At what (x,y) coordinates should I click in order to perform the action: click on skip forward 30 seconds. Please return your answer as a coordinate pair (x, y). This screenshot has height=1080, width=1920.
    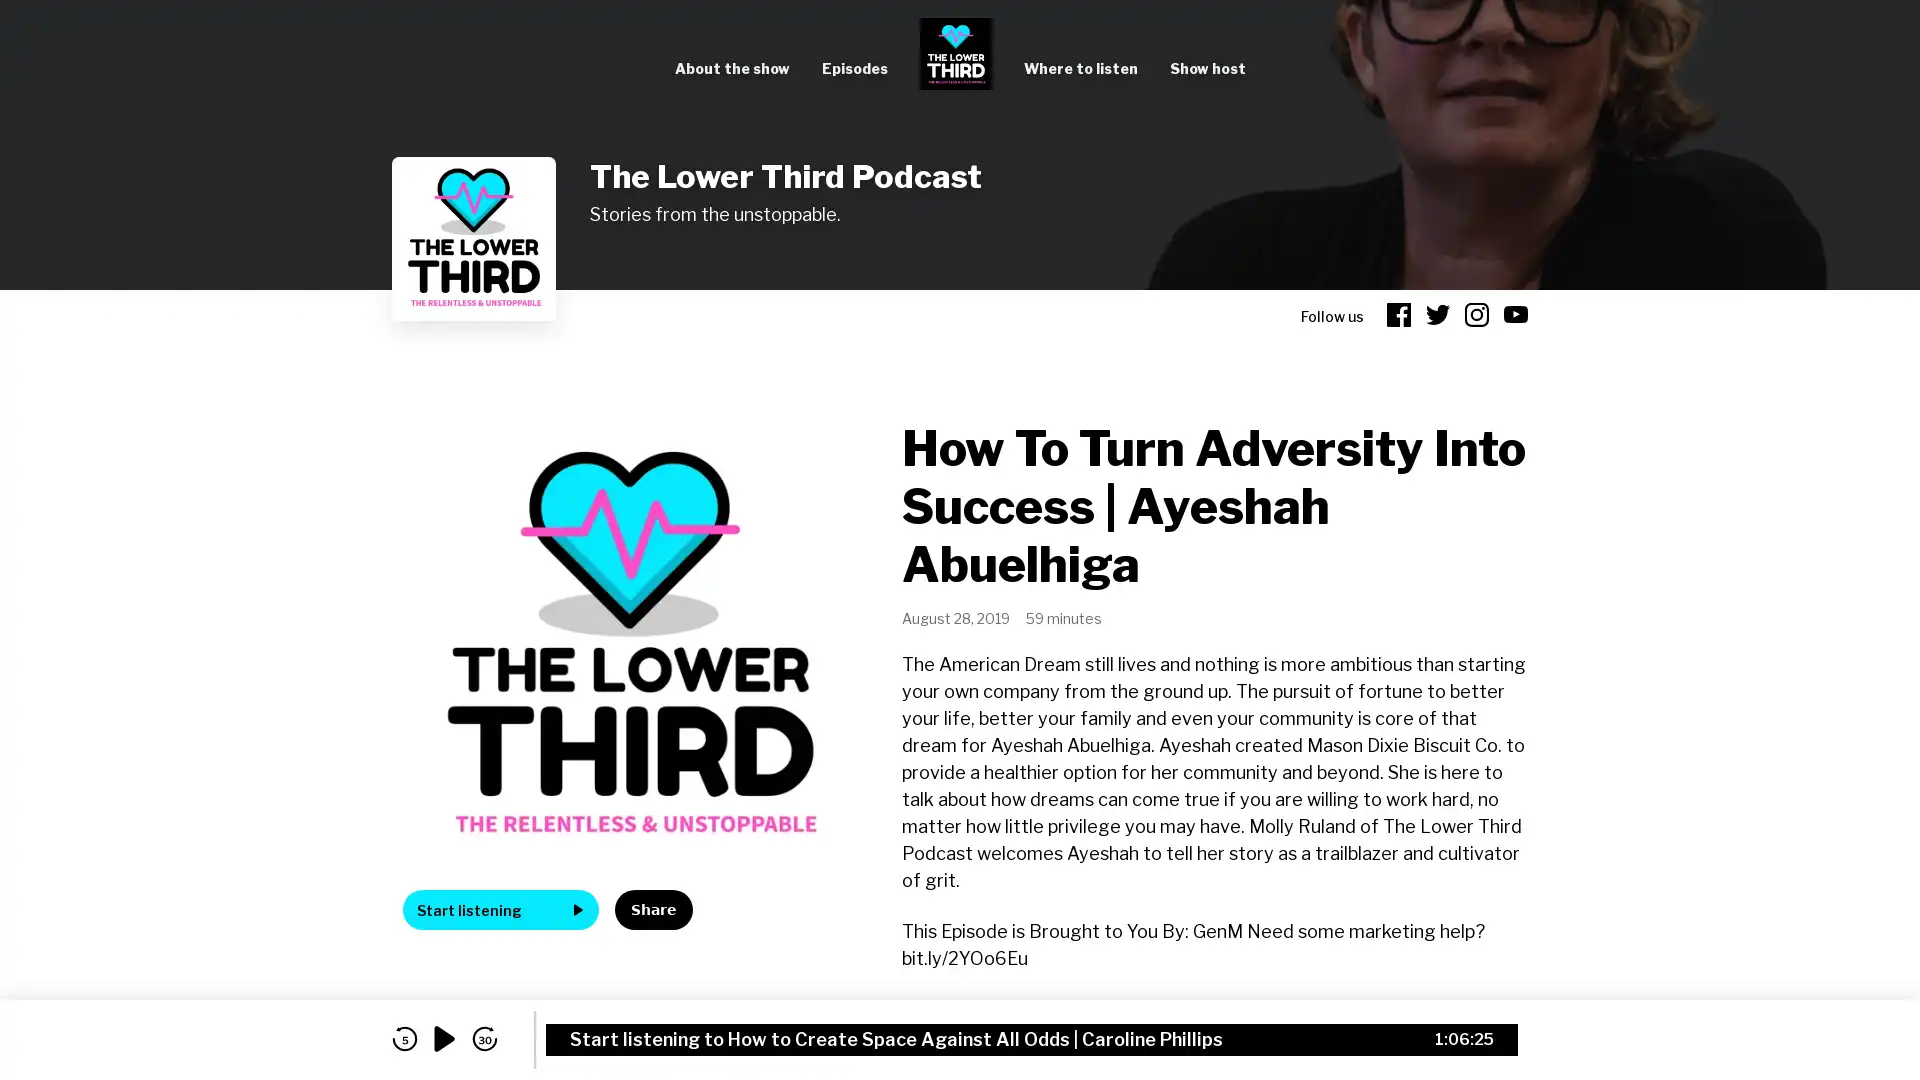
    Looking at the image, I should click on (484, 1038).